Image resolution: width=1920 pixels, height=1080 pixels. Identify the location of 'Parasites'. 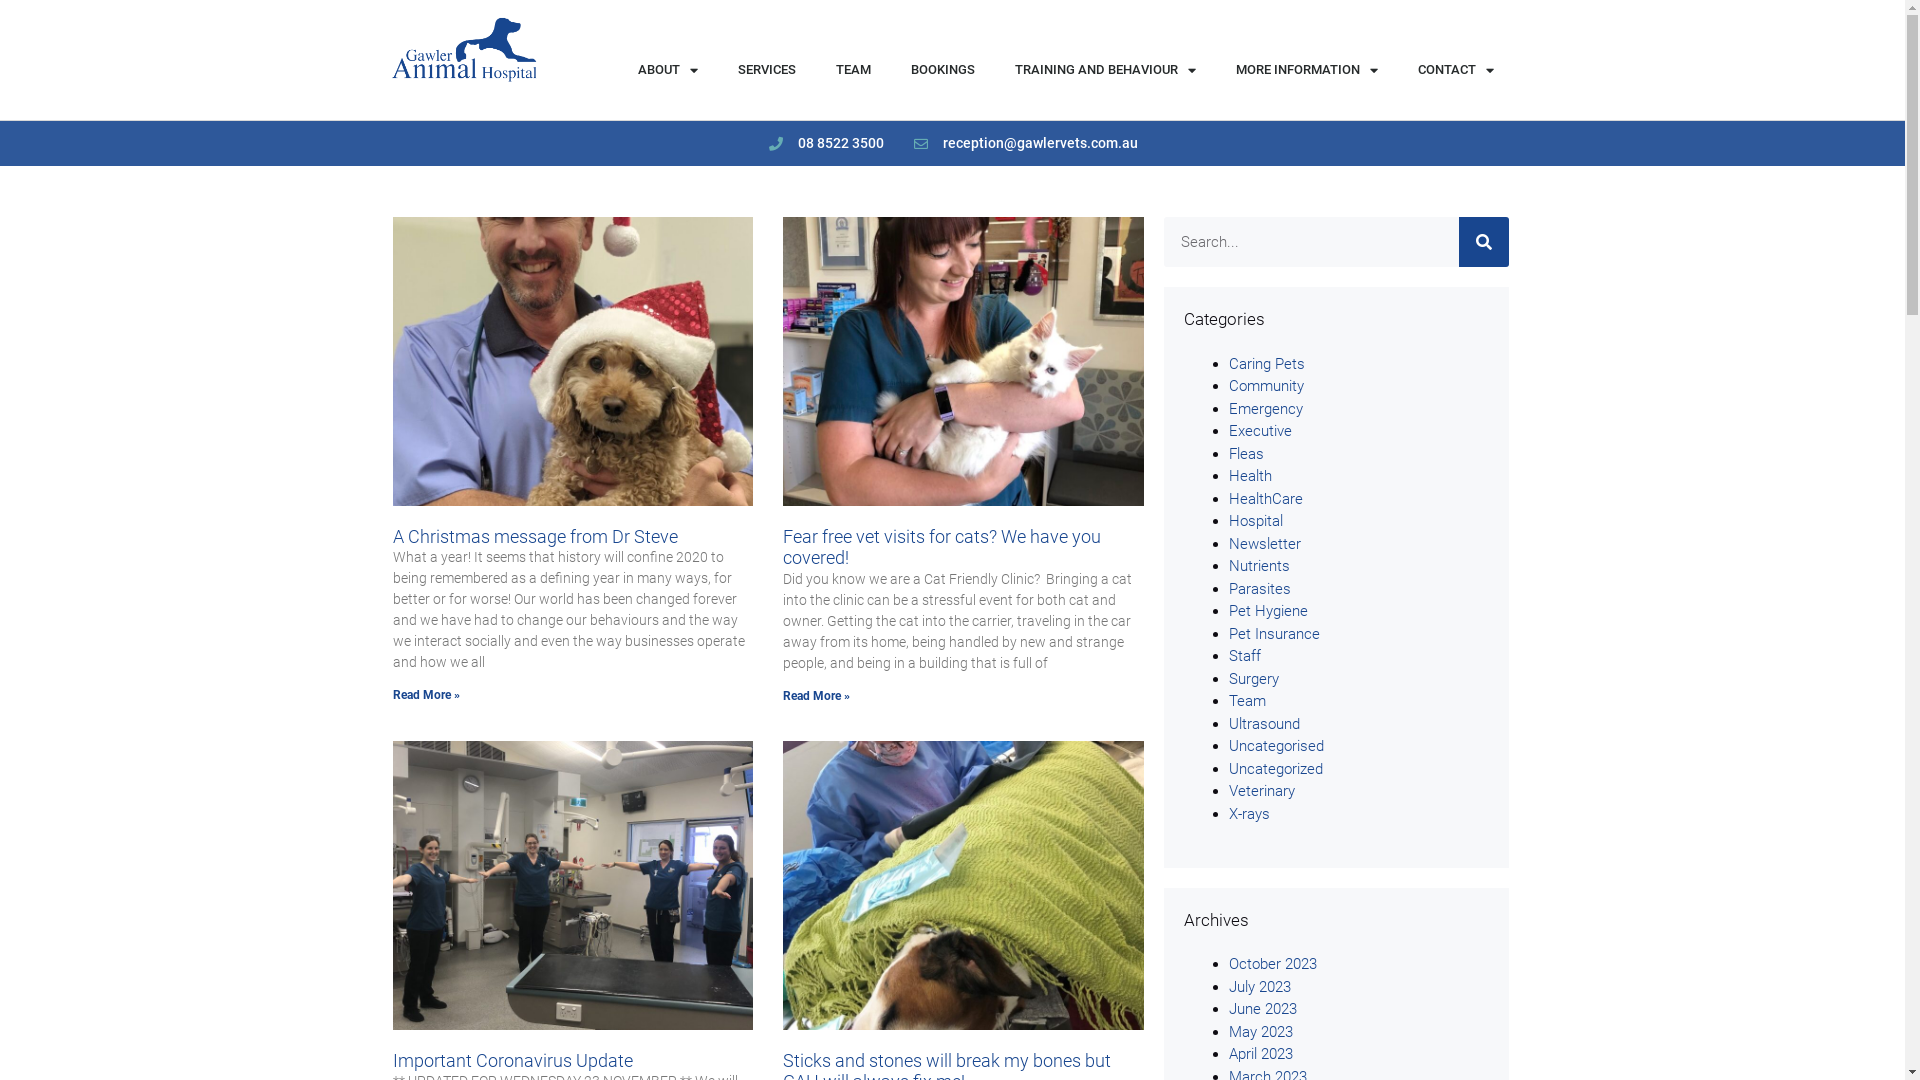
(1258, 588).